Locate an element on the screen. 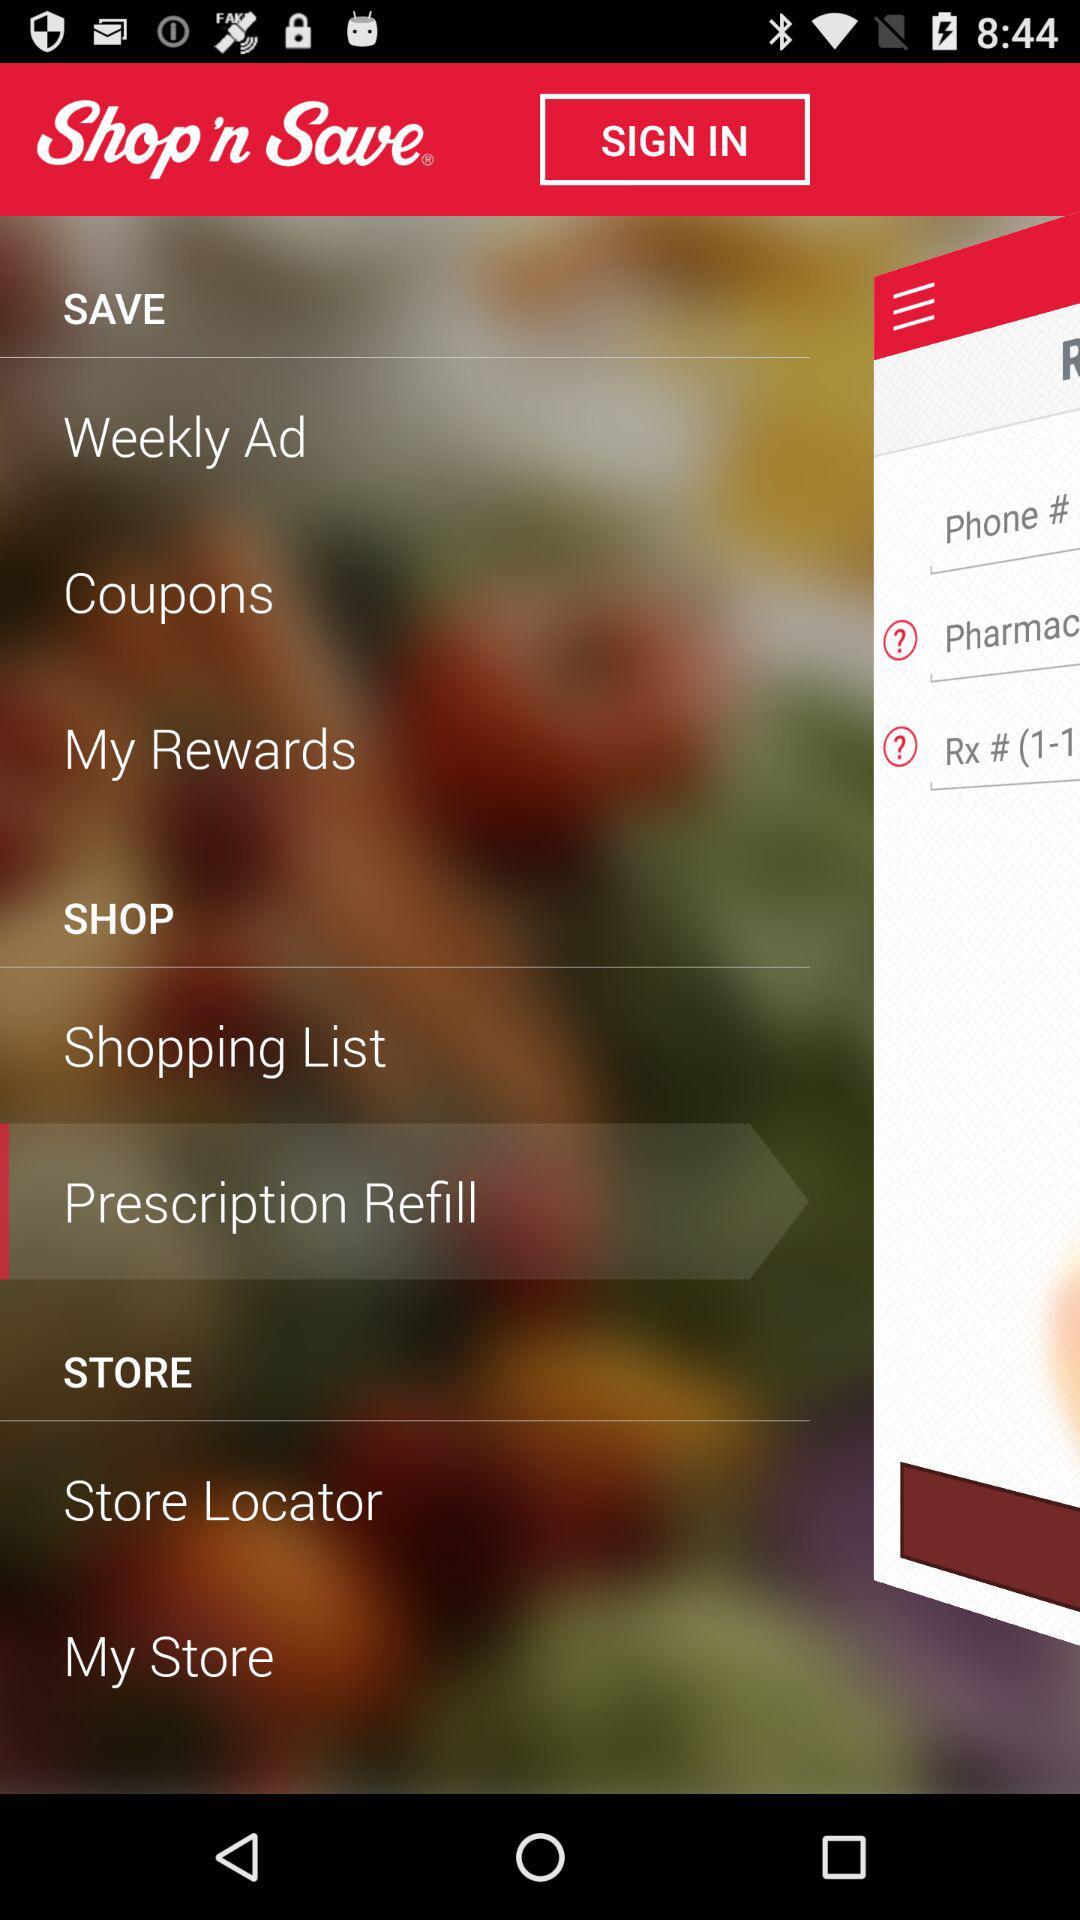  coupons item is located at coordinates (405, 590).